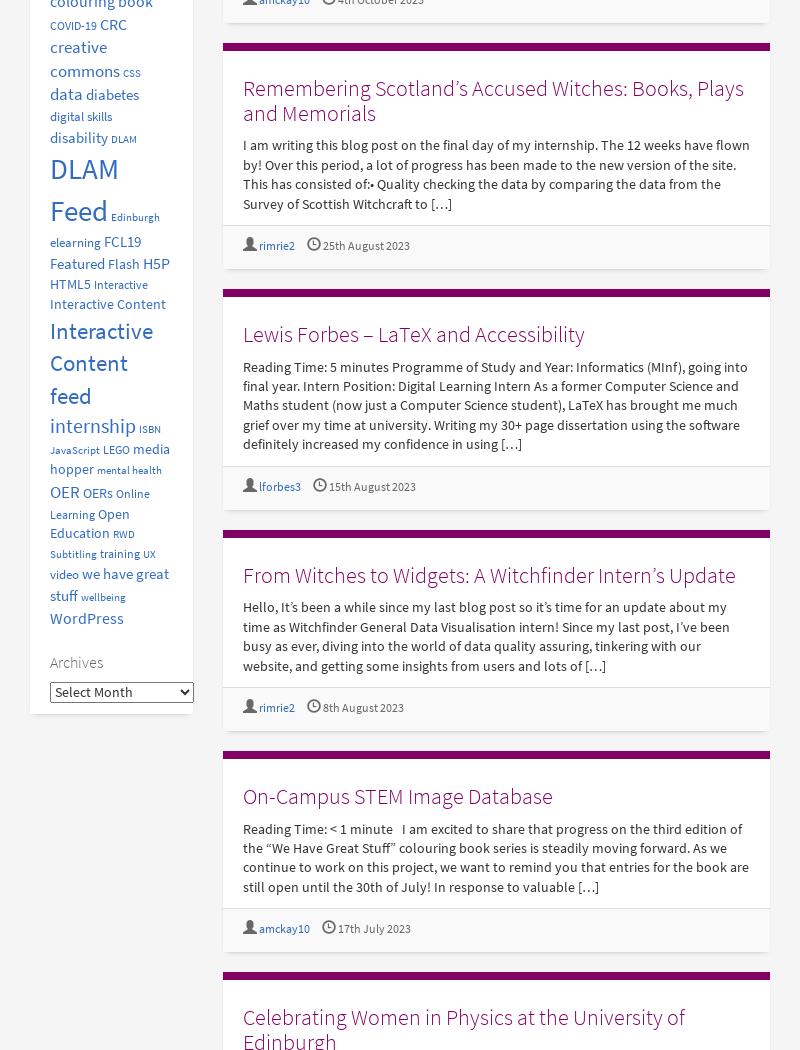 This screenshot has width=800, height=1050. I want to click on 'Hello, It’s been a while since my last blog post so it’s time for an update about my time as Witchfinder General Data Visualisation intern! Since my last post, I’ve been busy as ever, diving into the world of data quality assuring, tinkering with our website, and getting some insights from users and lots of […]', so click(485, 636).